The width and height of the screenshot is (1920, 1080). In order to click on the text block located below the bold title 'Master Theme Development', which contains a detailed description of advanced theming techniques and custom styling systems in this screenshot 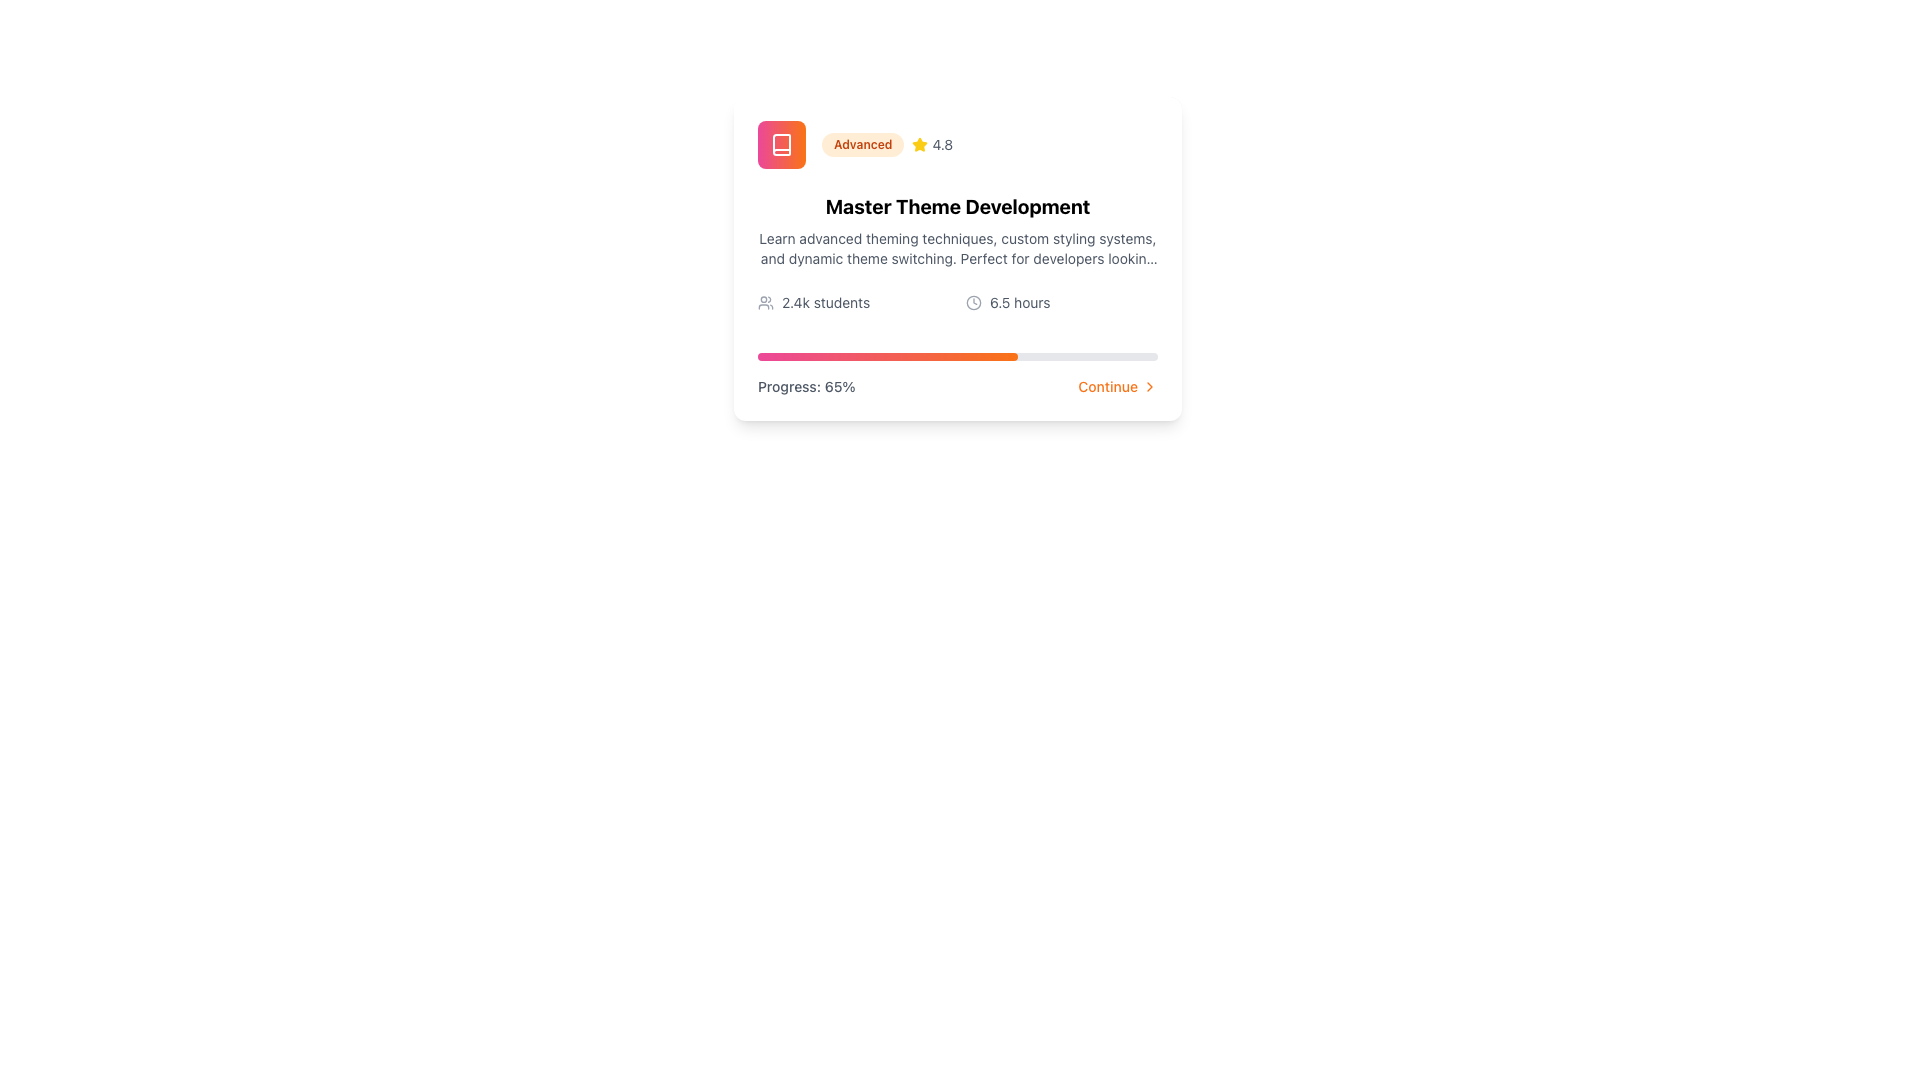, I will do `click(957, 248)`.